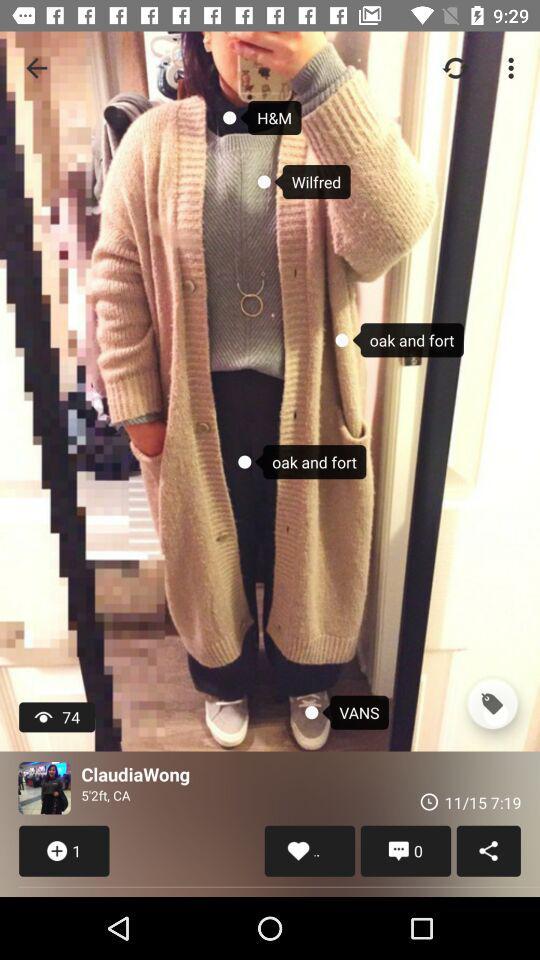  Describe the element at coordinates (44, 788) in the screenshot. I see `icon above the 1 item` at that location.